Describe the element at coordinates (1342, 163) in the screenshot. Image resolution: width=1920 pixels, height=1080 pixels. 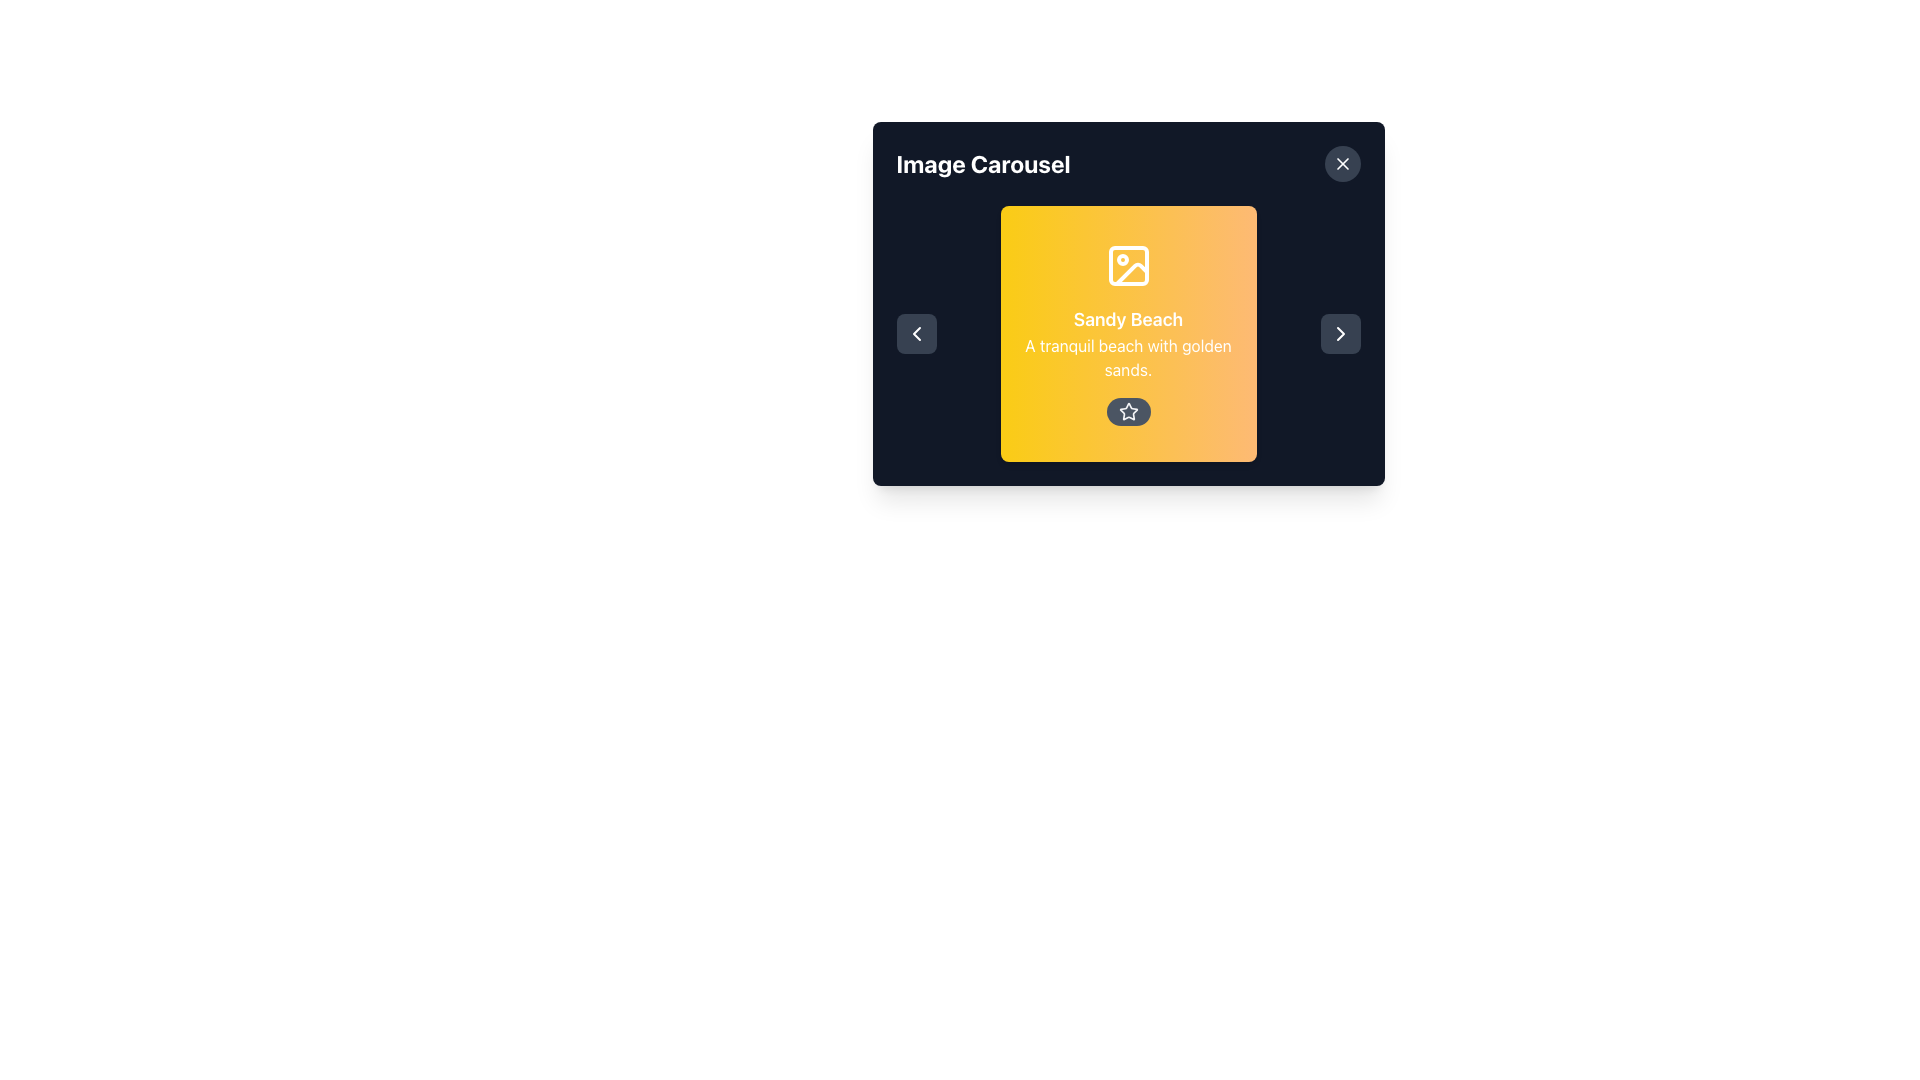
I see `on the close button located in the top-right corner of the carousel interface` at that location.